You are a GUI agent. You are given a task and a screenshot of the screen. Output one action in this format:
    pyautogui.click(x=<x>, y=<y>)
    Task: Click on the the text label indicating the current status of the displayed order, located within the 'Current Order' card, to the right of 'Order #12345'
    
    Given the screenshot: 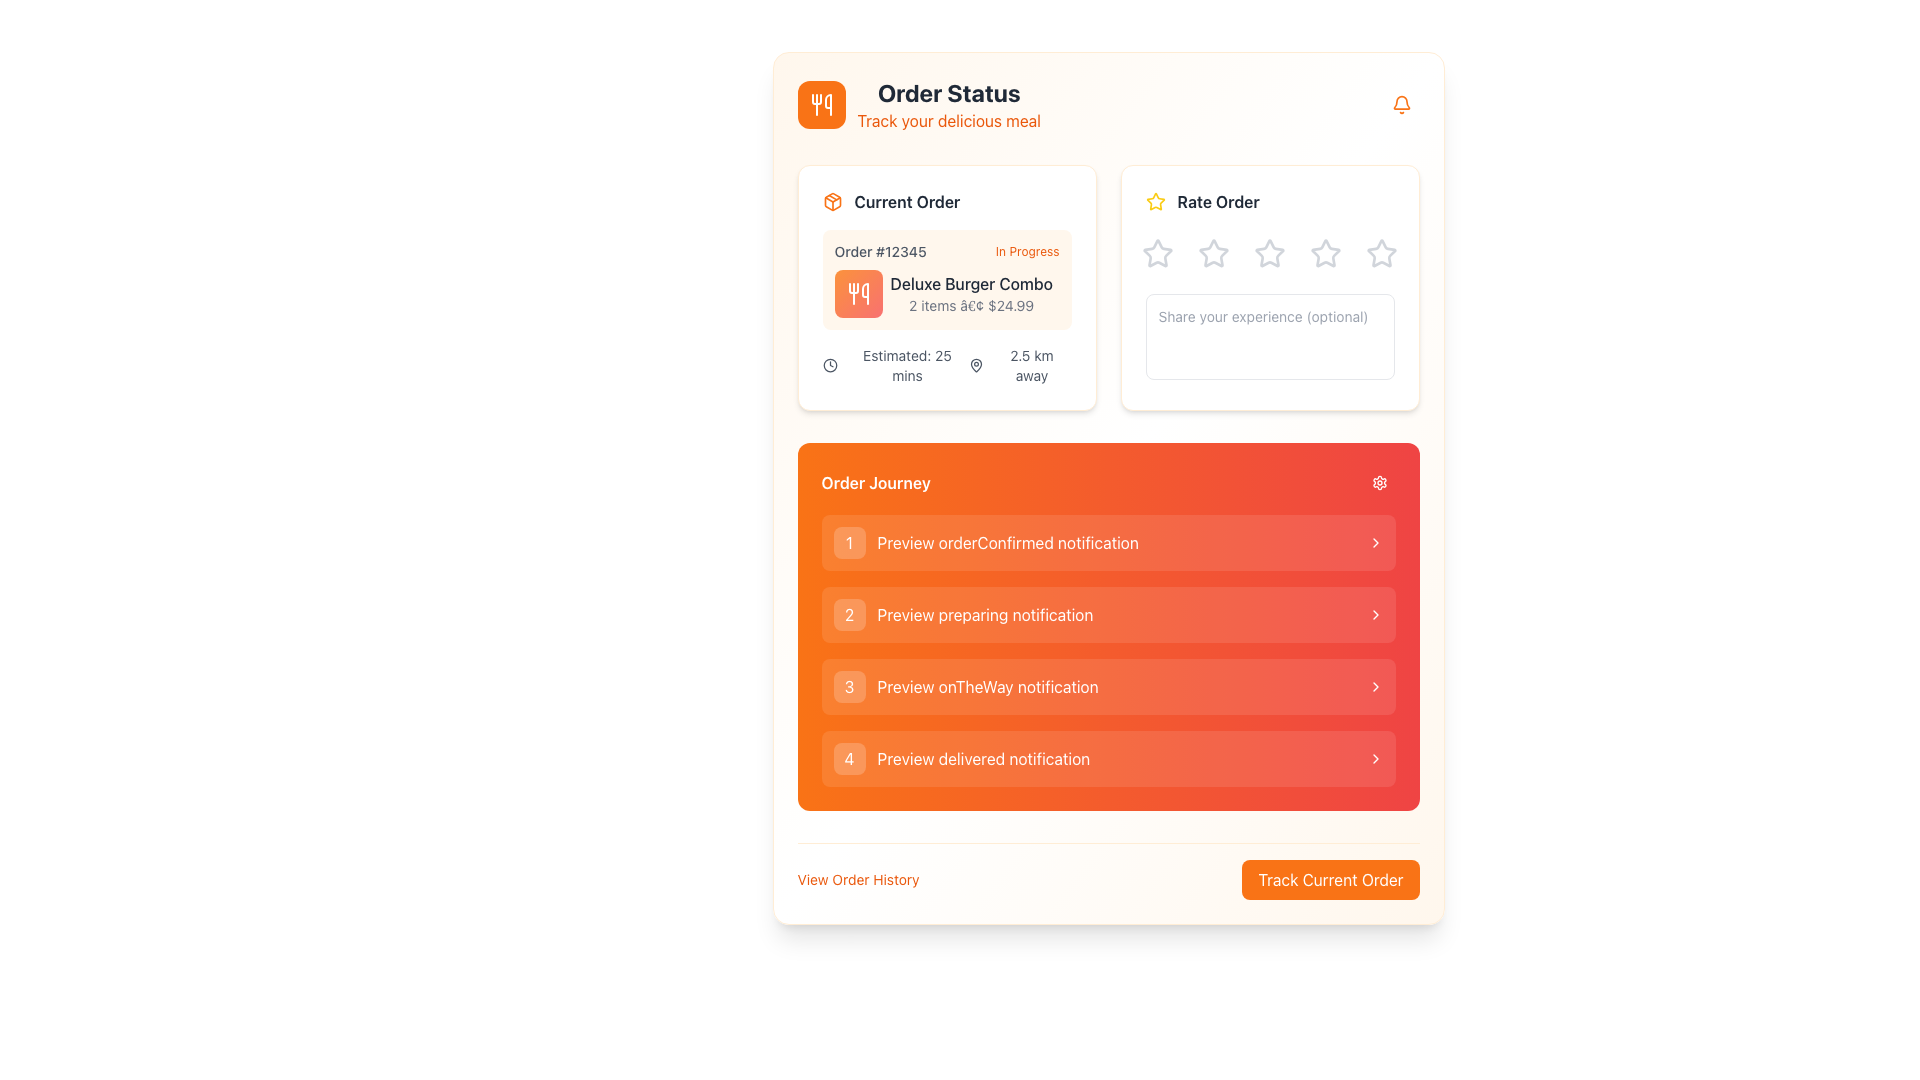 What is the action you would take?
    pyautogui.click(x=1027, y=250)
    